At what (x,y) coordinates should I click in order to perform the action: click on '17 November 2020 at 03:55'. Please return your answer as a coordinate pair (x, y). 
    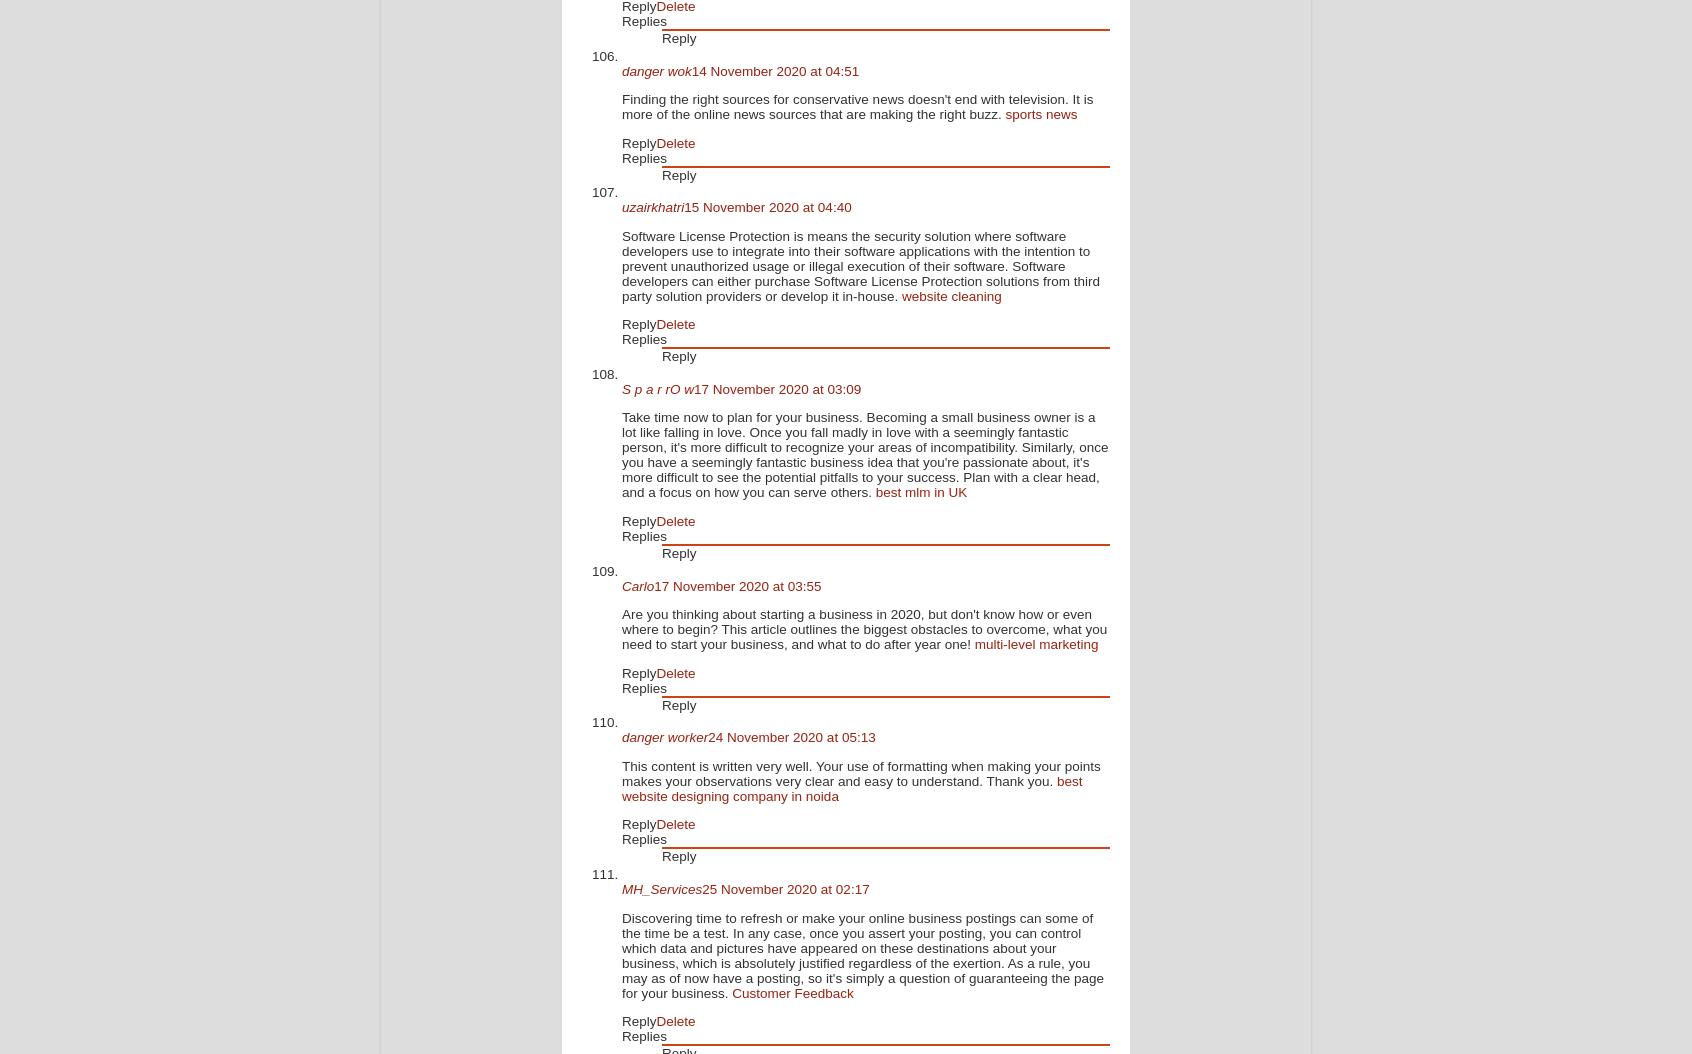
    Looking at the image, I should click on (736, 584).